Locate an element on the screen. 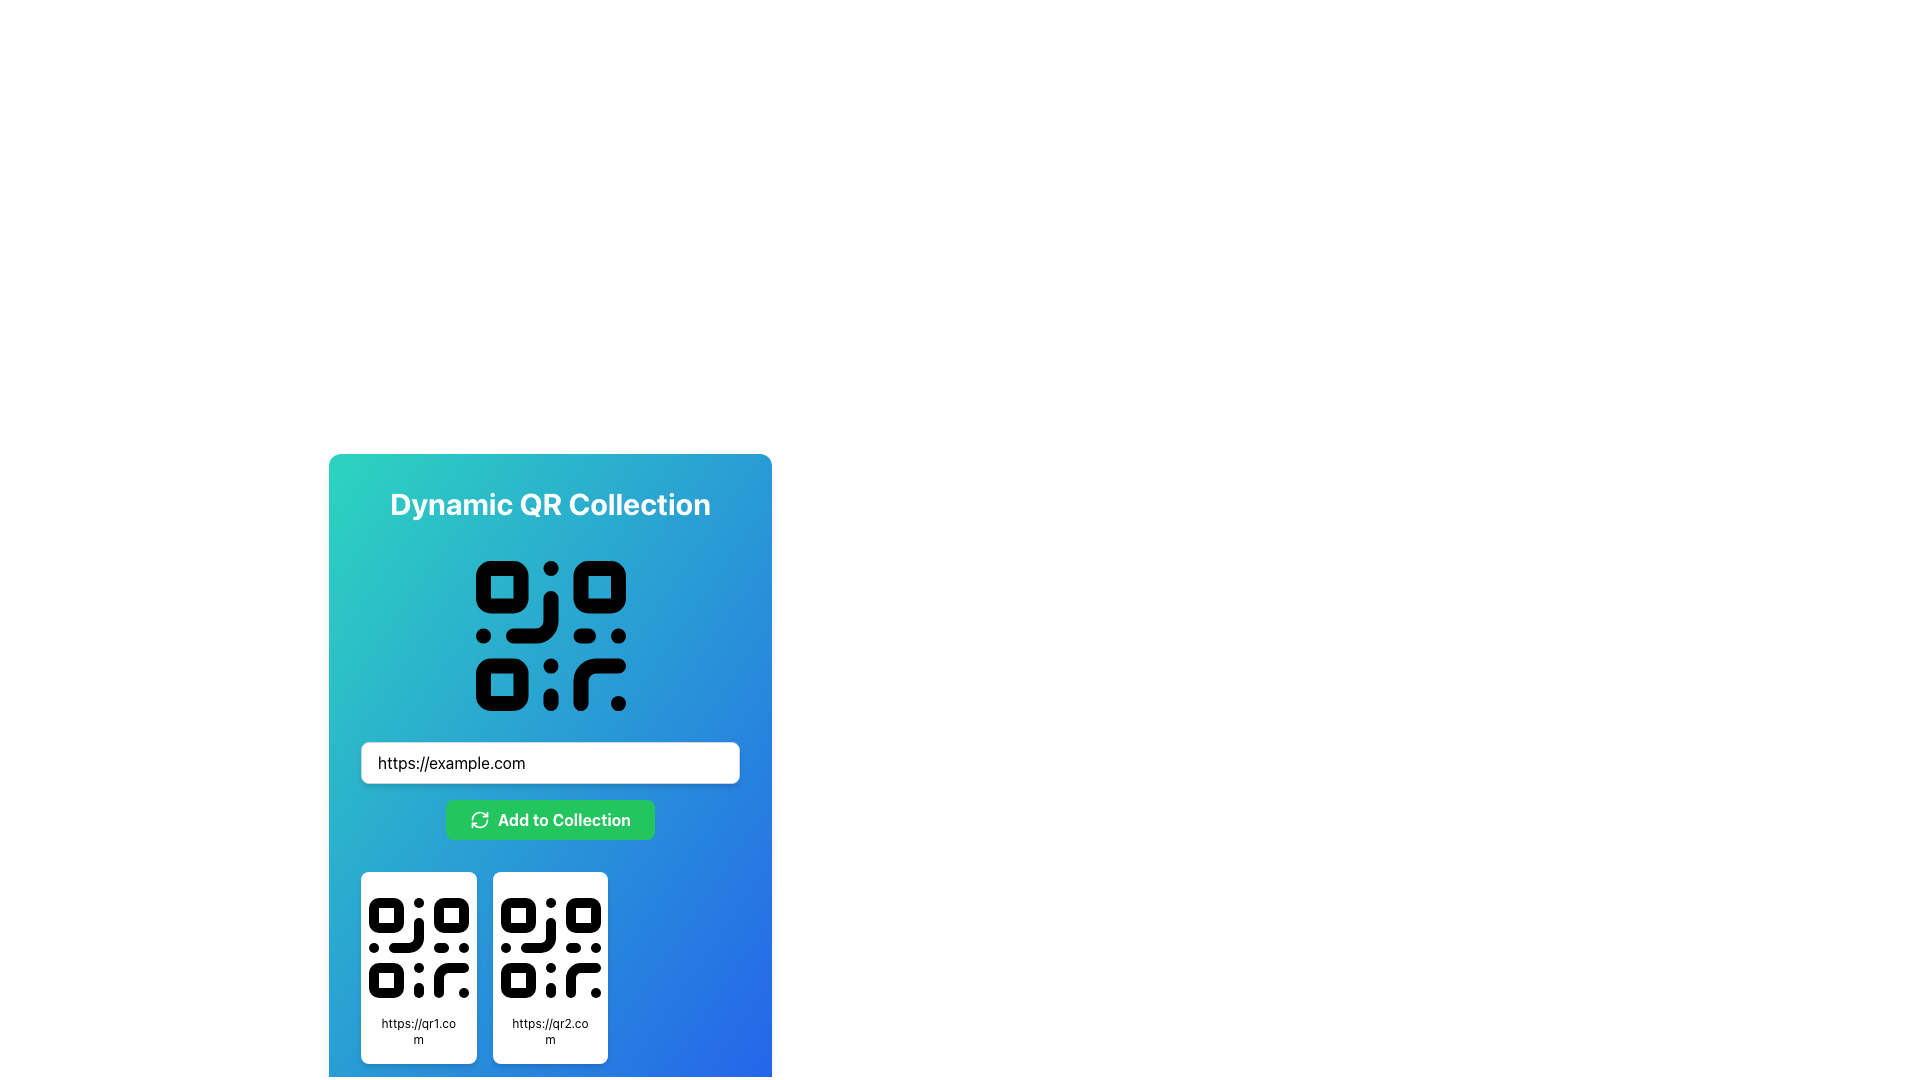  the QR code card displaying 'https://qr2.com' located in the bottom right area of the layout is located at coordinates (550, 967).